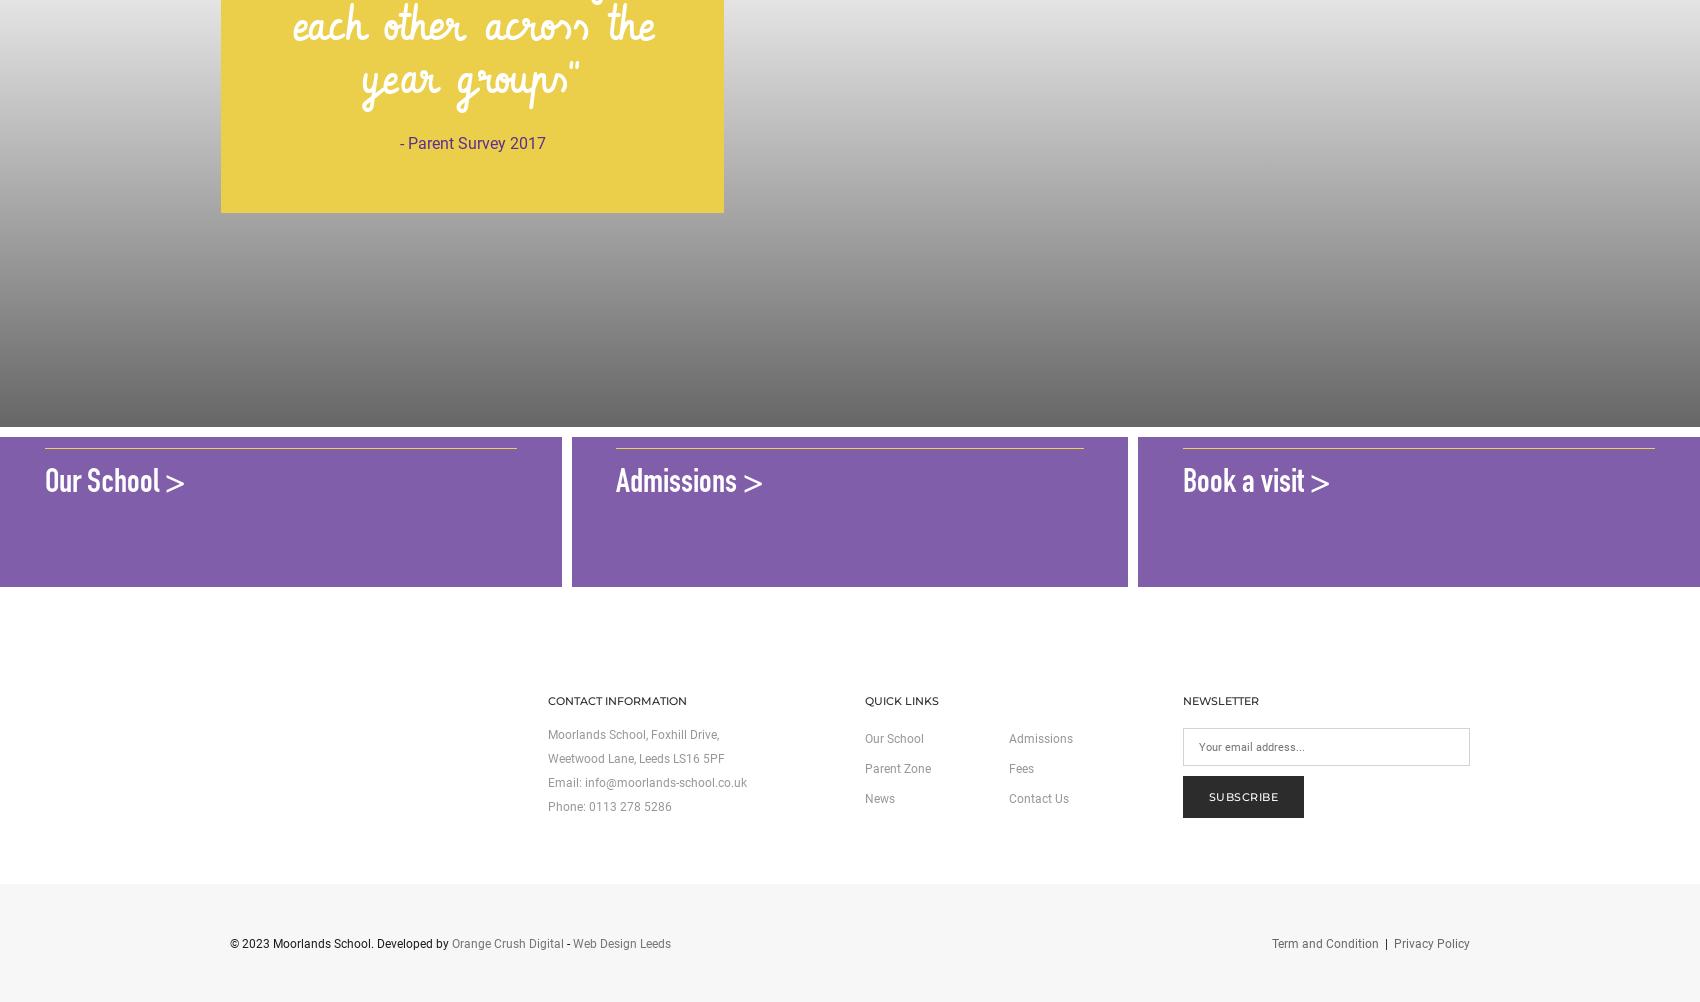 The width and height of the screenshot is (1700, 1002). Describe the element at coordinates (1325, 942) in the screenshot. I see `'Term and Condition'` at that location.